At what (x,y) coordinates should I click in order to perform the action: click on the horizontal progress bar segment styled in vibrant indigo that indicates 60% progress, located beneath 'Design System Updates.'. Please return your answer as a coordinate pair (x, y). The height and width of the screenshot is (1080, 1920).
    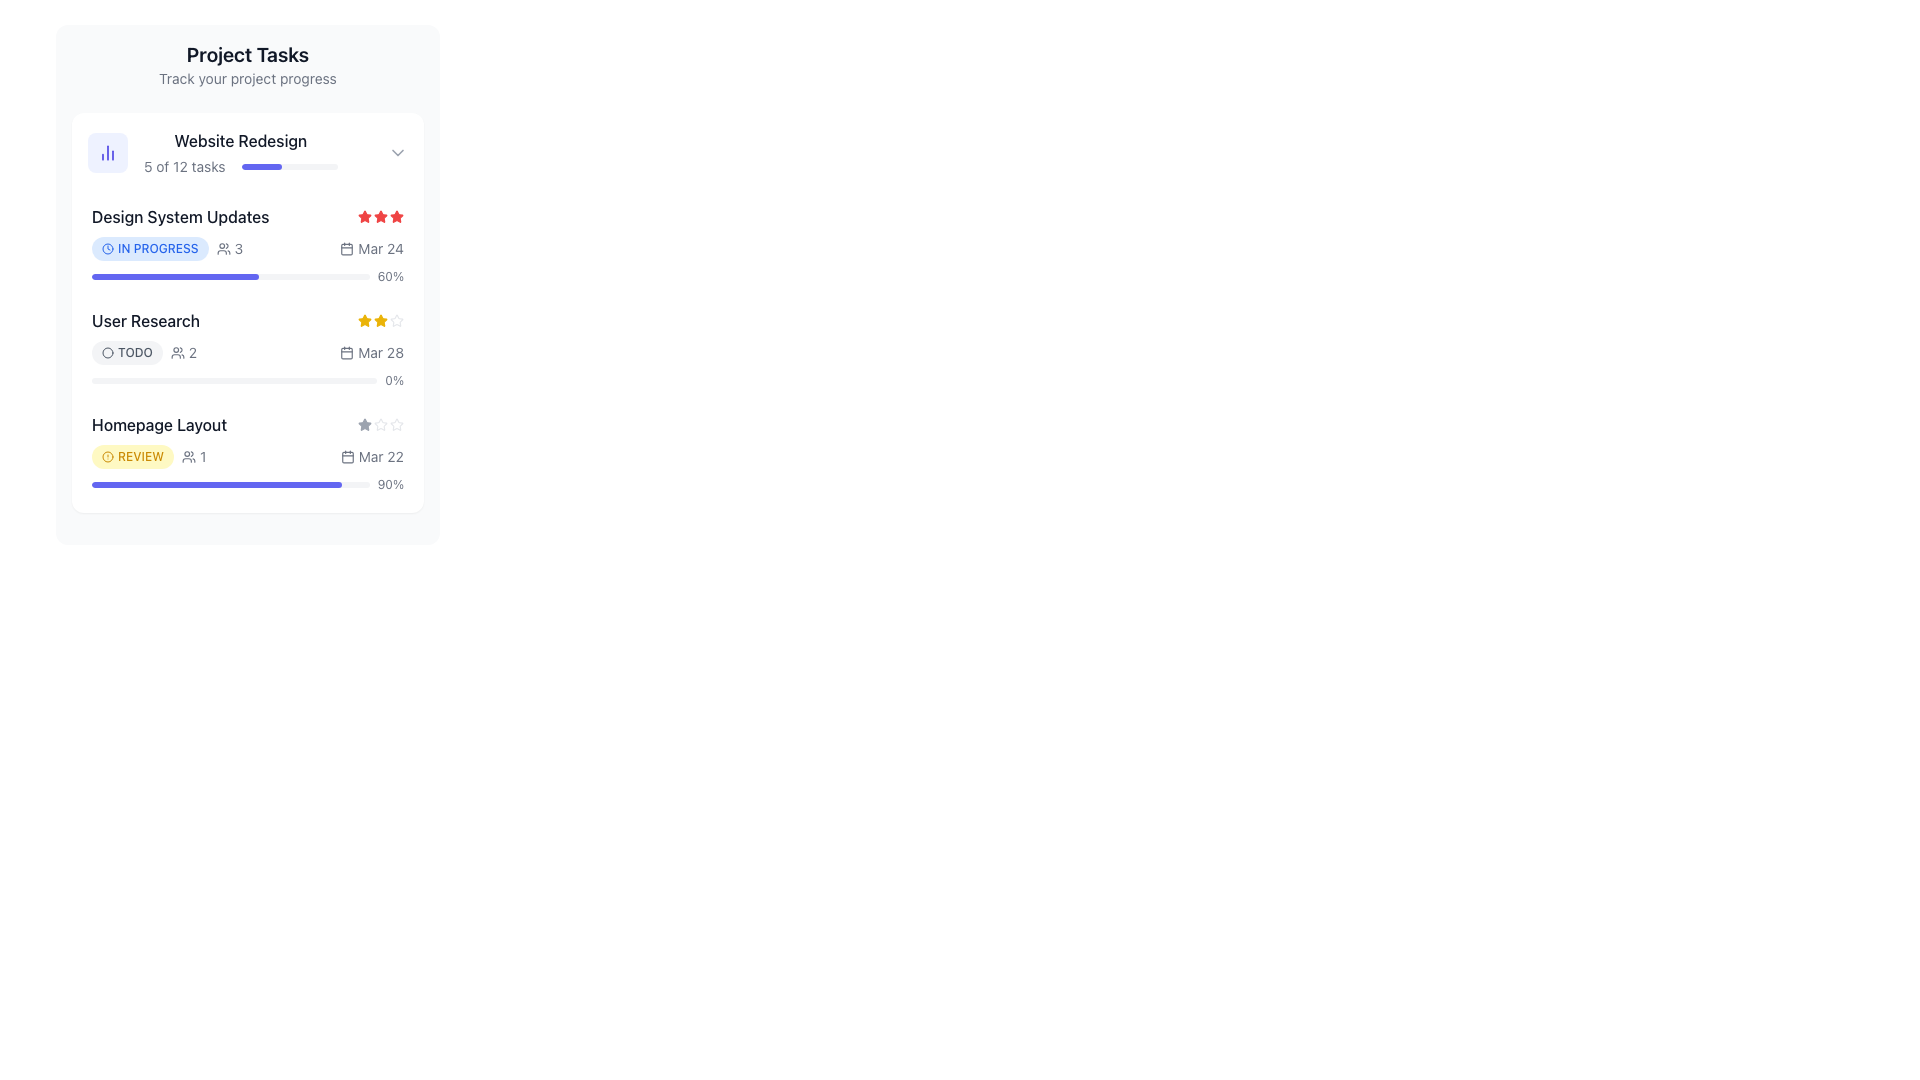
    Looking at the image, I should click on (175, 277).